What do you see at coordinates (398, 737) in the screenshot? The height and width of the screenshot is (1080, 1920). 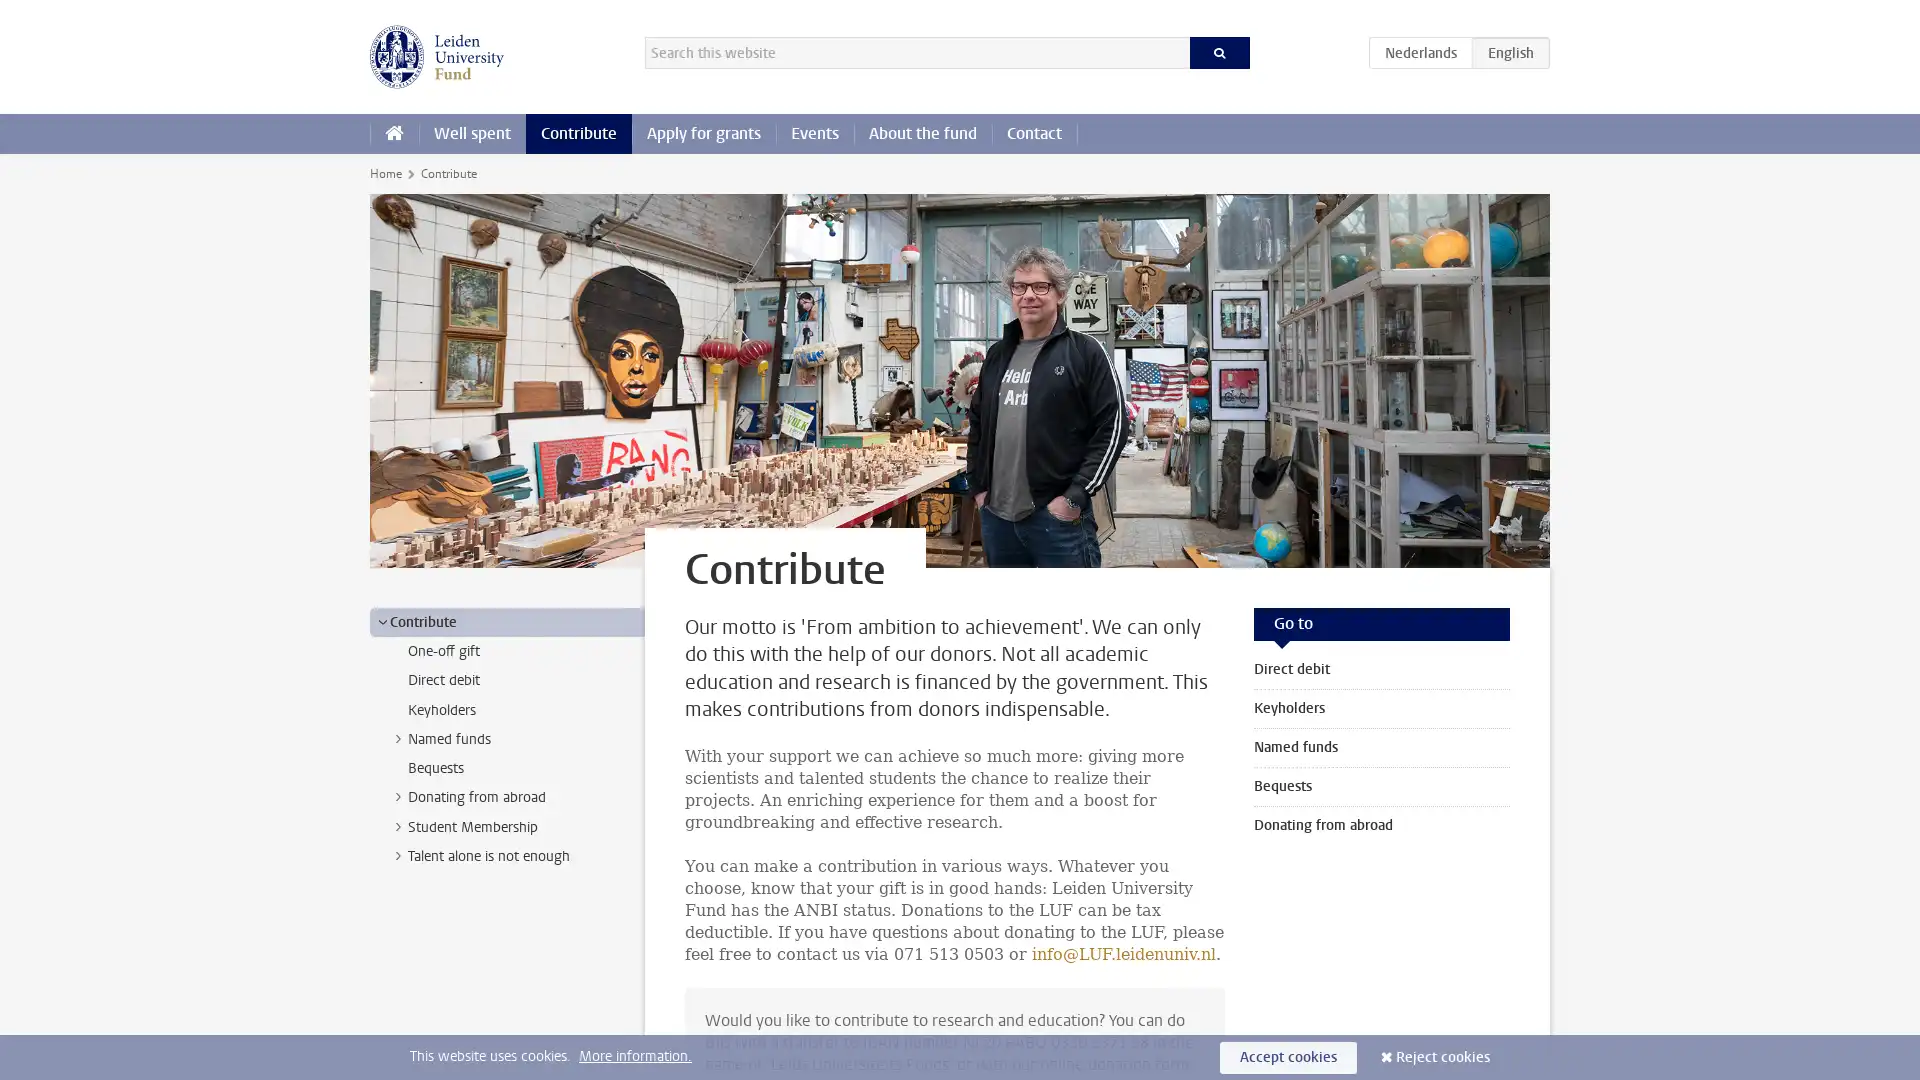 I see `>` at bounding box center [398, 737].